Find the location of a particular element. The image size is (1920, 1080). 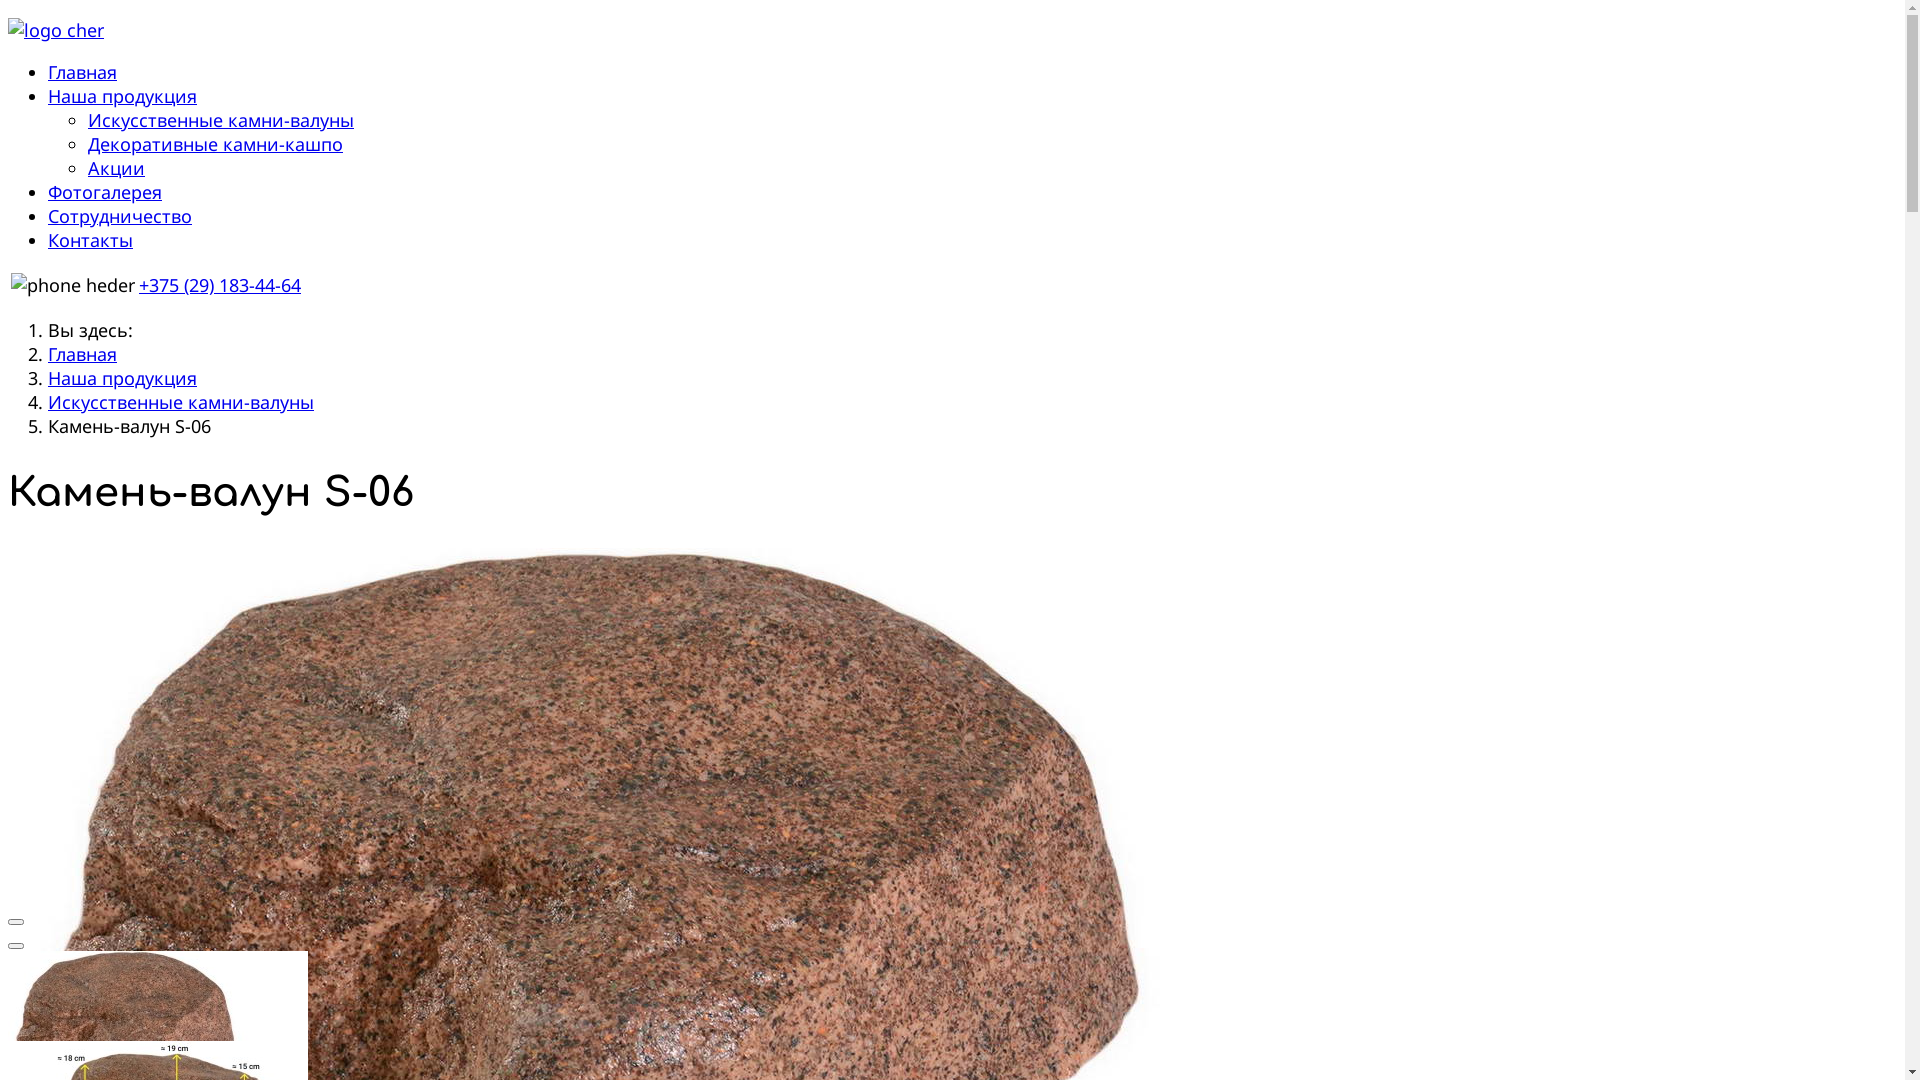

'+375 (29) 183-44-64' is located at coordinates (220, 285).